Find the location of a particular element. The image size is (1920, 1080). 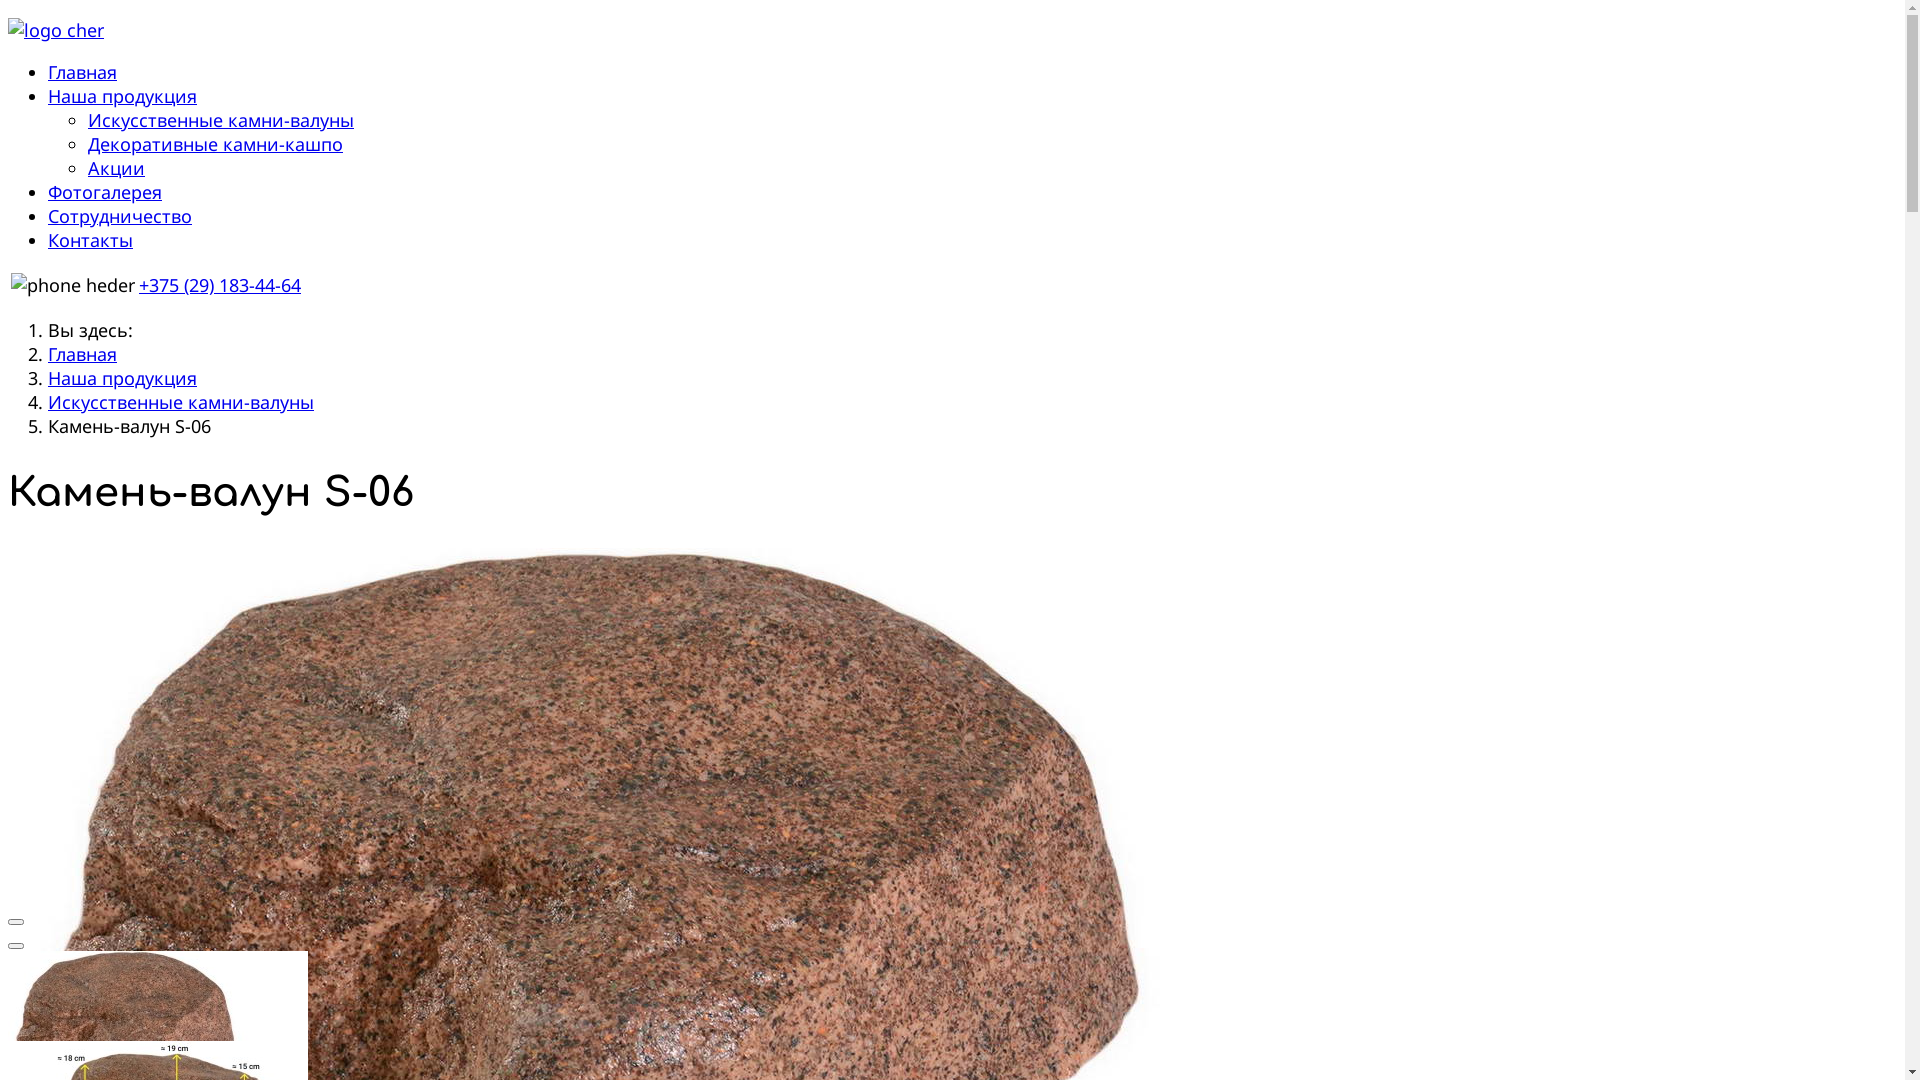

'+375 (29) 183-44-64' is located at coordinates (220, 285).